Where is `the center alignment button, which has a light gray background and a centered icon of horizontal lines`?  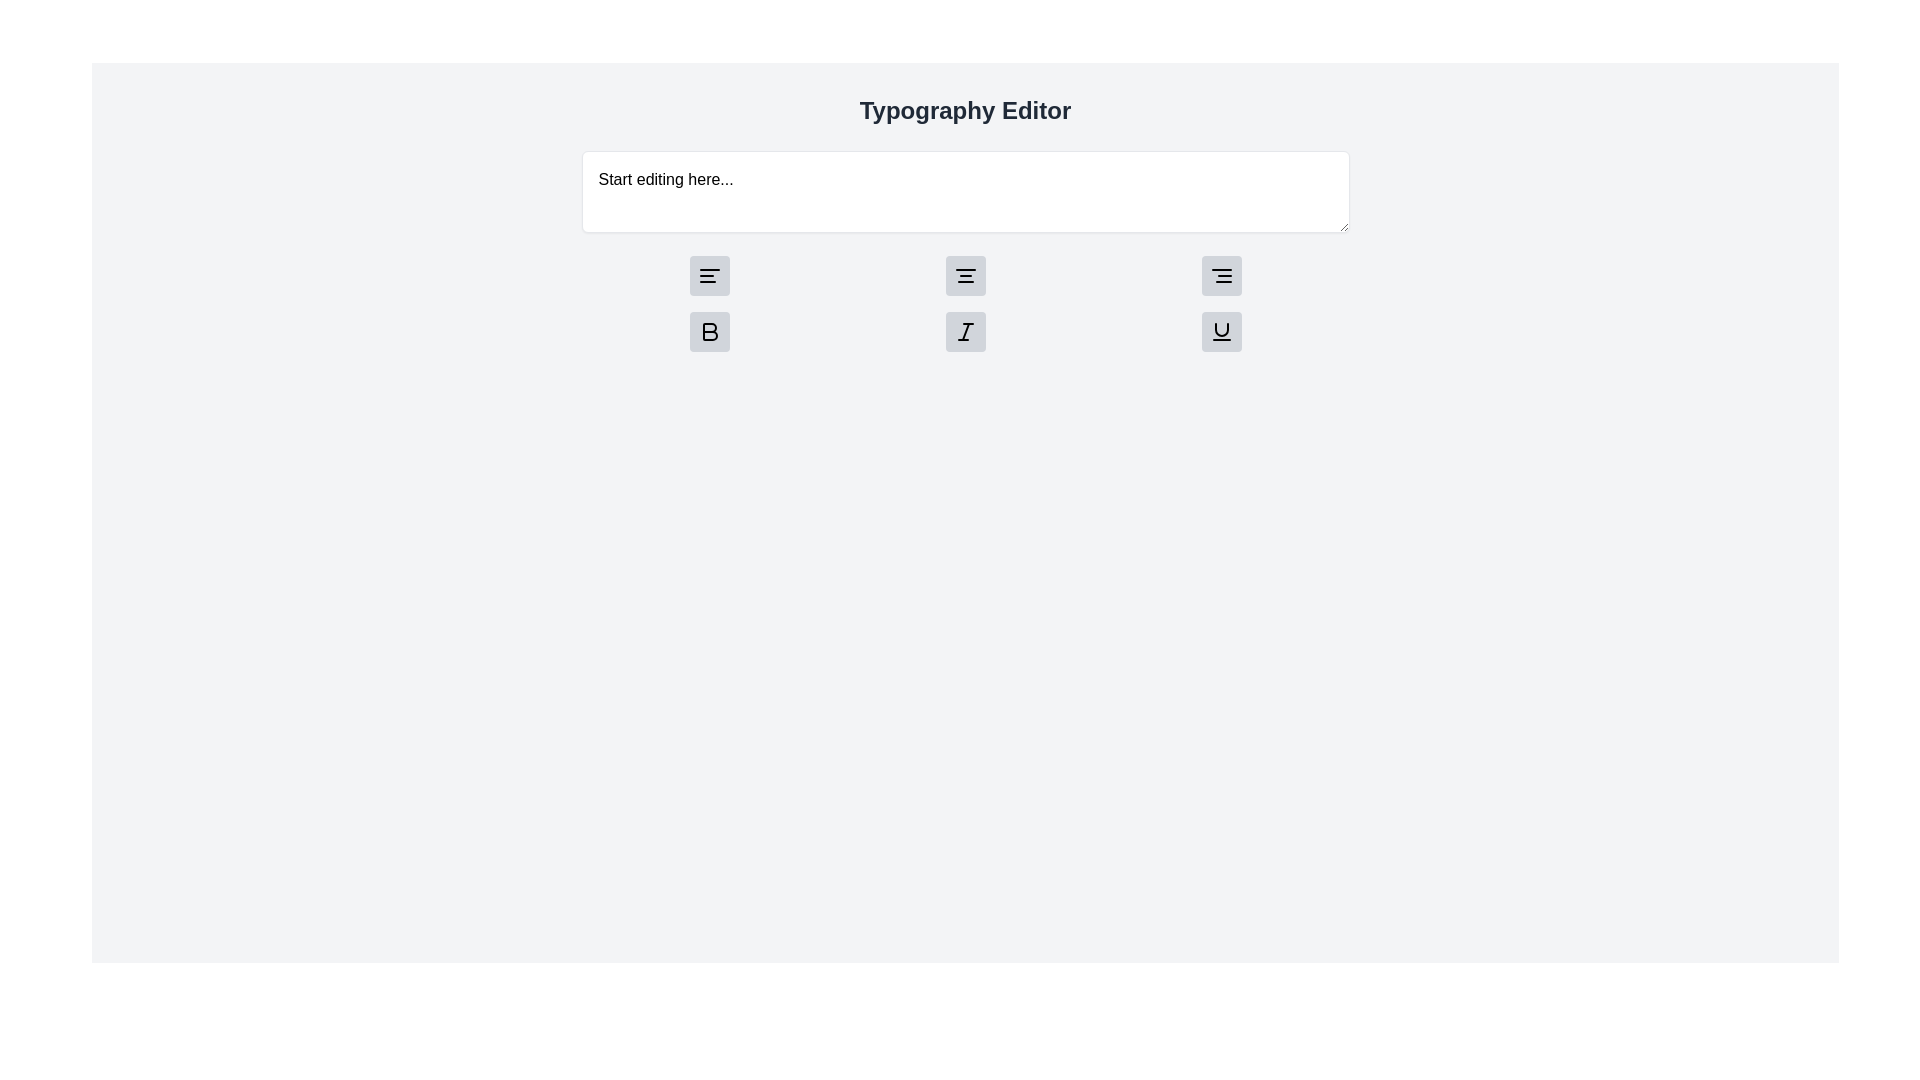 the center alignment button, which has a light gray background and a centered icon of horizontal lines is located at coordinates (965, 276).